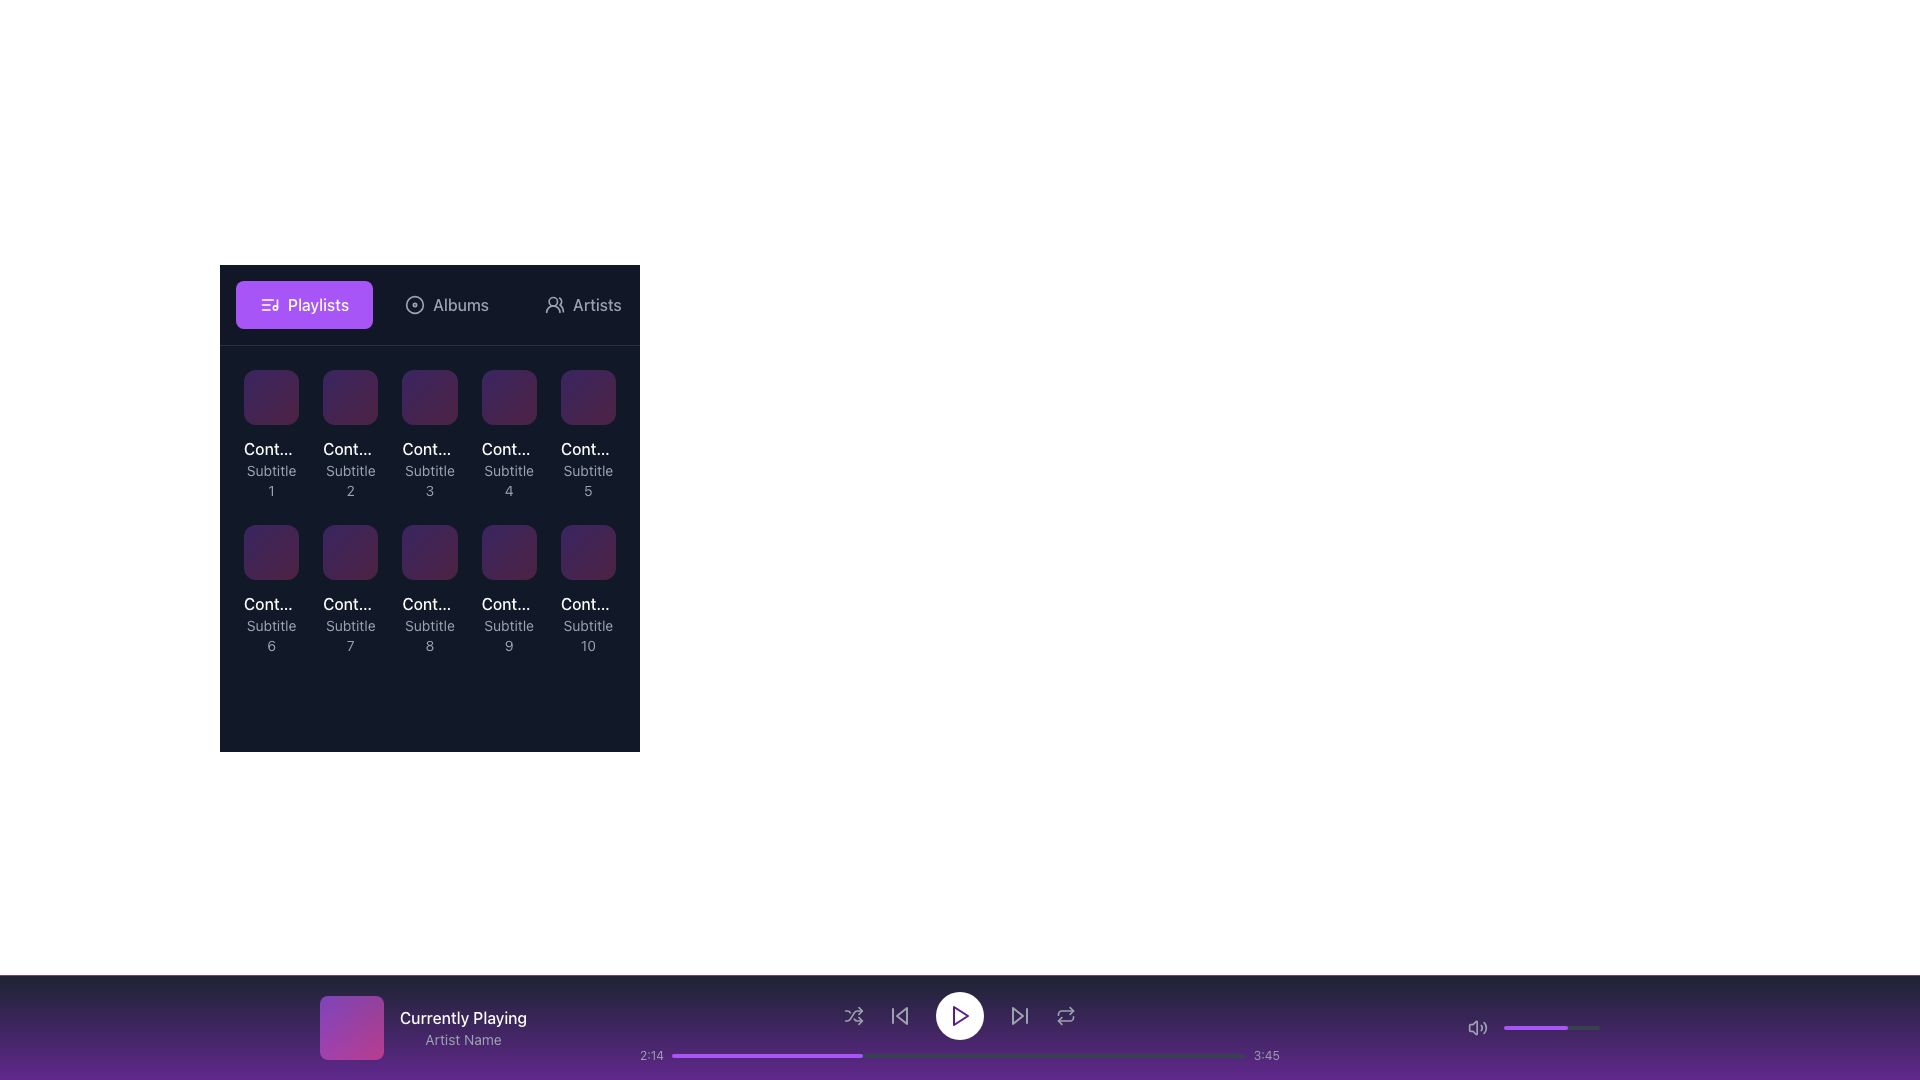 This screenshot has width=1920, height=1080. Describe the element at coordinates (429, 304) in the screenshot. I see `the 'Albums' button in the Tab Navigation Bar located at the top of the list view` at that location.